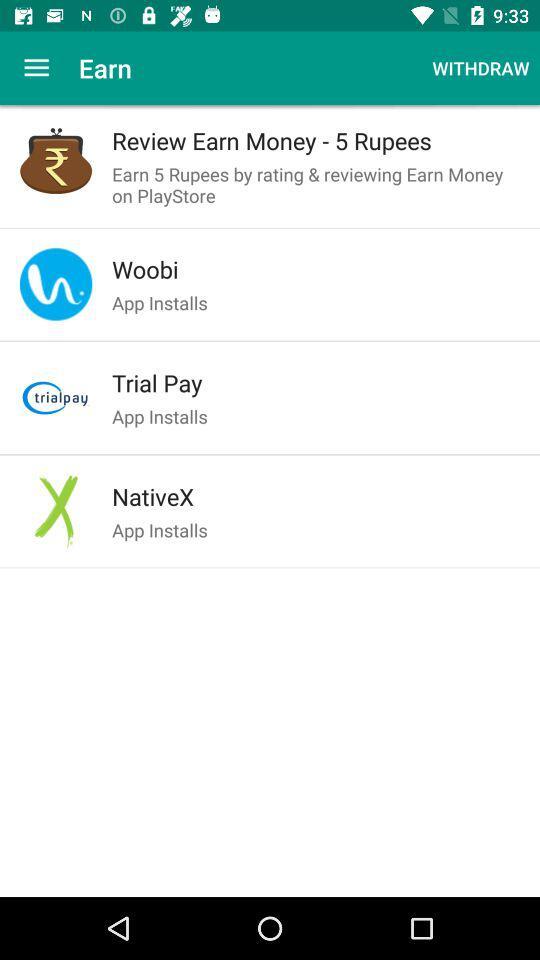  What do you see at coordinates (479, 68) in the screenshot?
I see `app next to earn app` at bounding box center [479, 68].